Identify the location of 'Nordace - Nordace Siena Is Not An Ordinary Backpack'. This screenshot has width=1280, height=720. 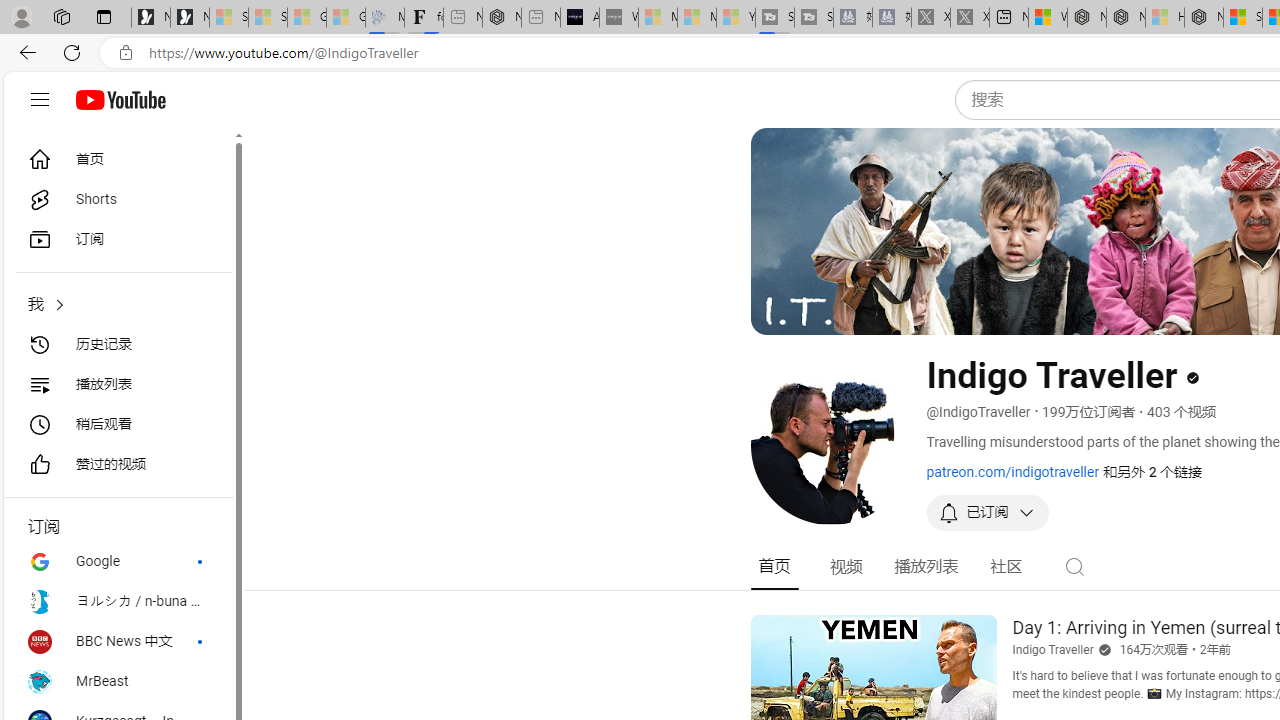
(1202, 17).